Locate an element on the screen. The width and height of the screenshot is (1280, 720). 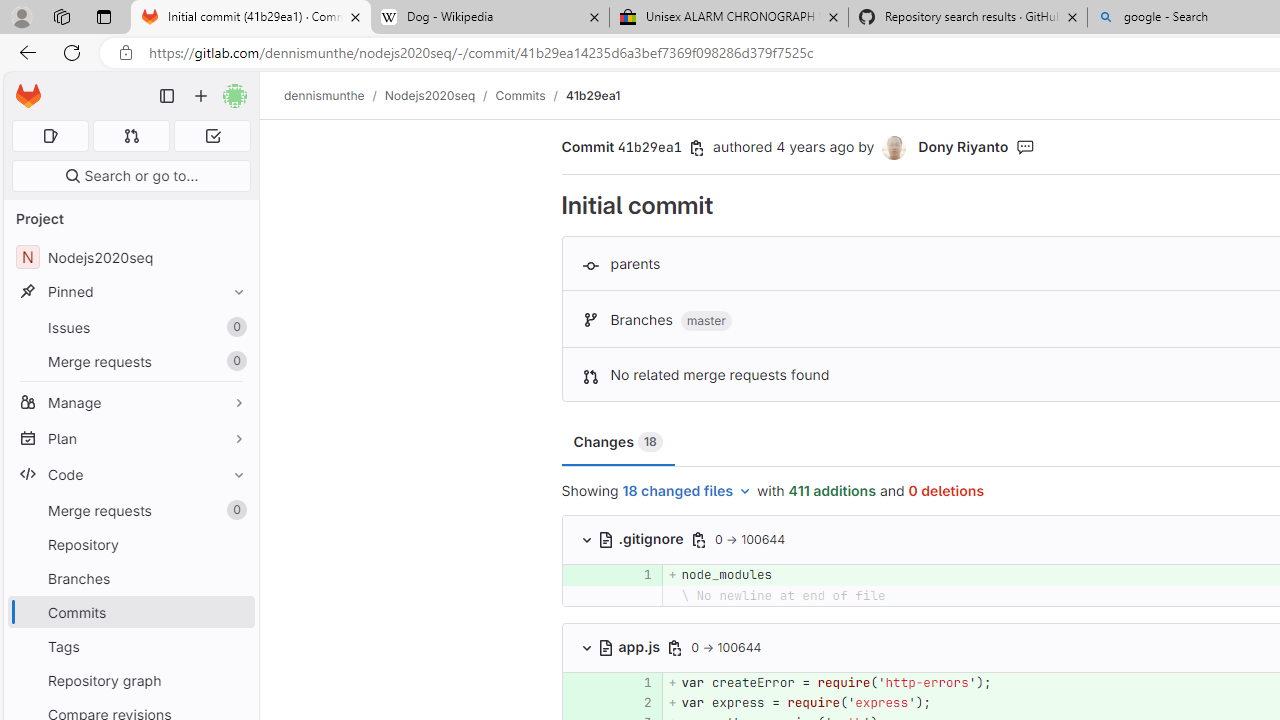
'Class: s16 chevron-down' is located at coordinates (585, 647).